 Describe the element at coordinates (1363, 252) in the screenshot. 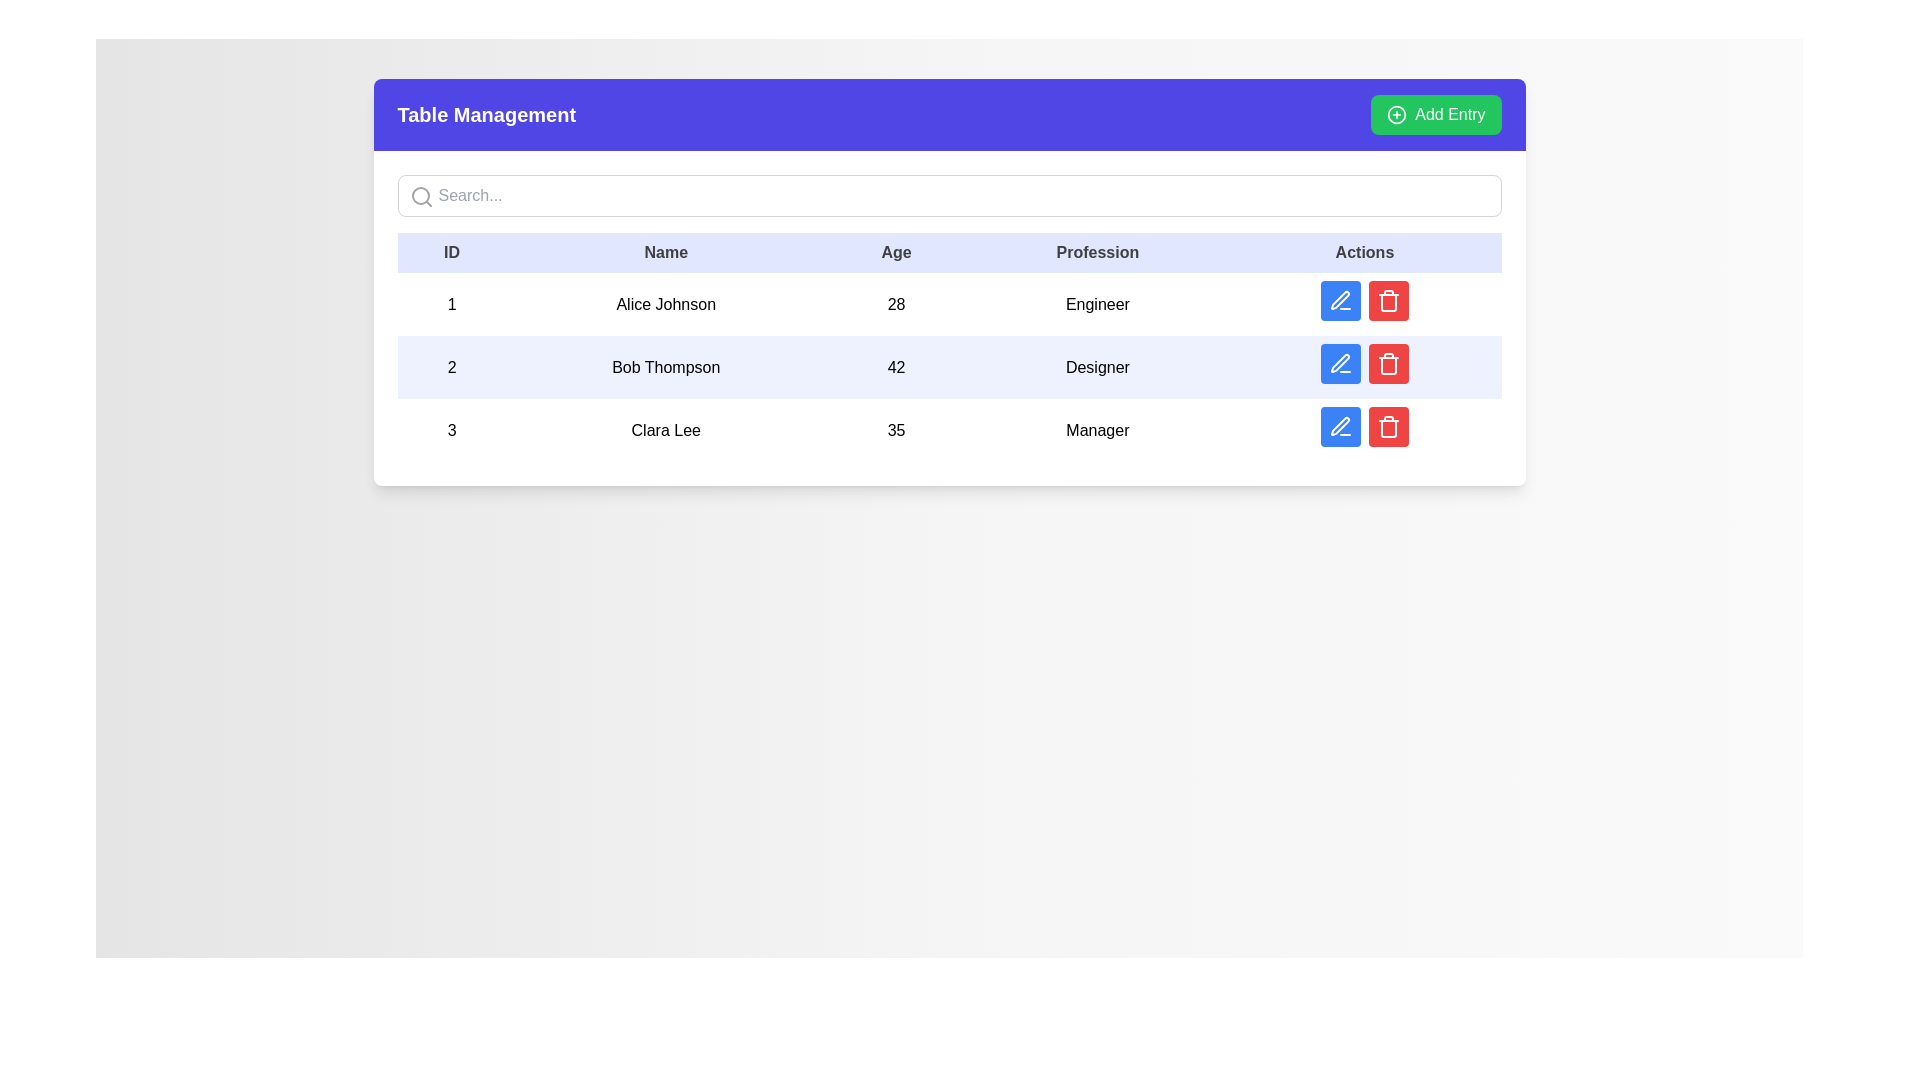

I see `the 'Actions' text label, which is the last column header in a data table, displayed in bold with a light indigo background` at that location.